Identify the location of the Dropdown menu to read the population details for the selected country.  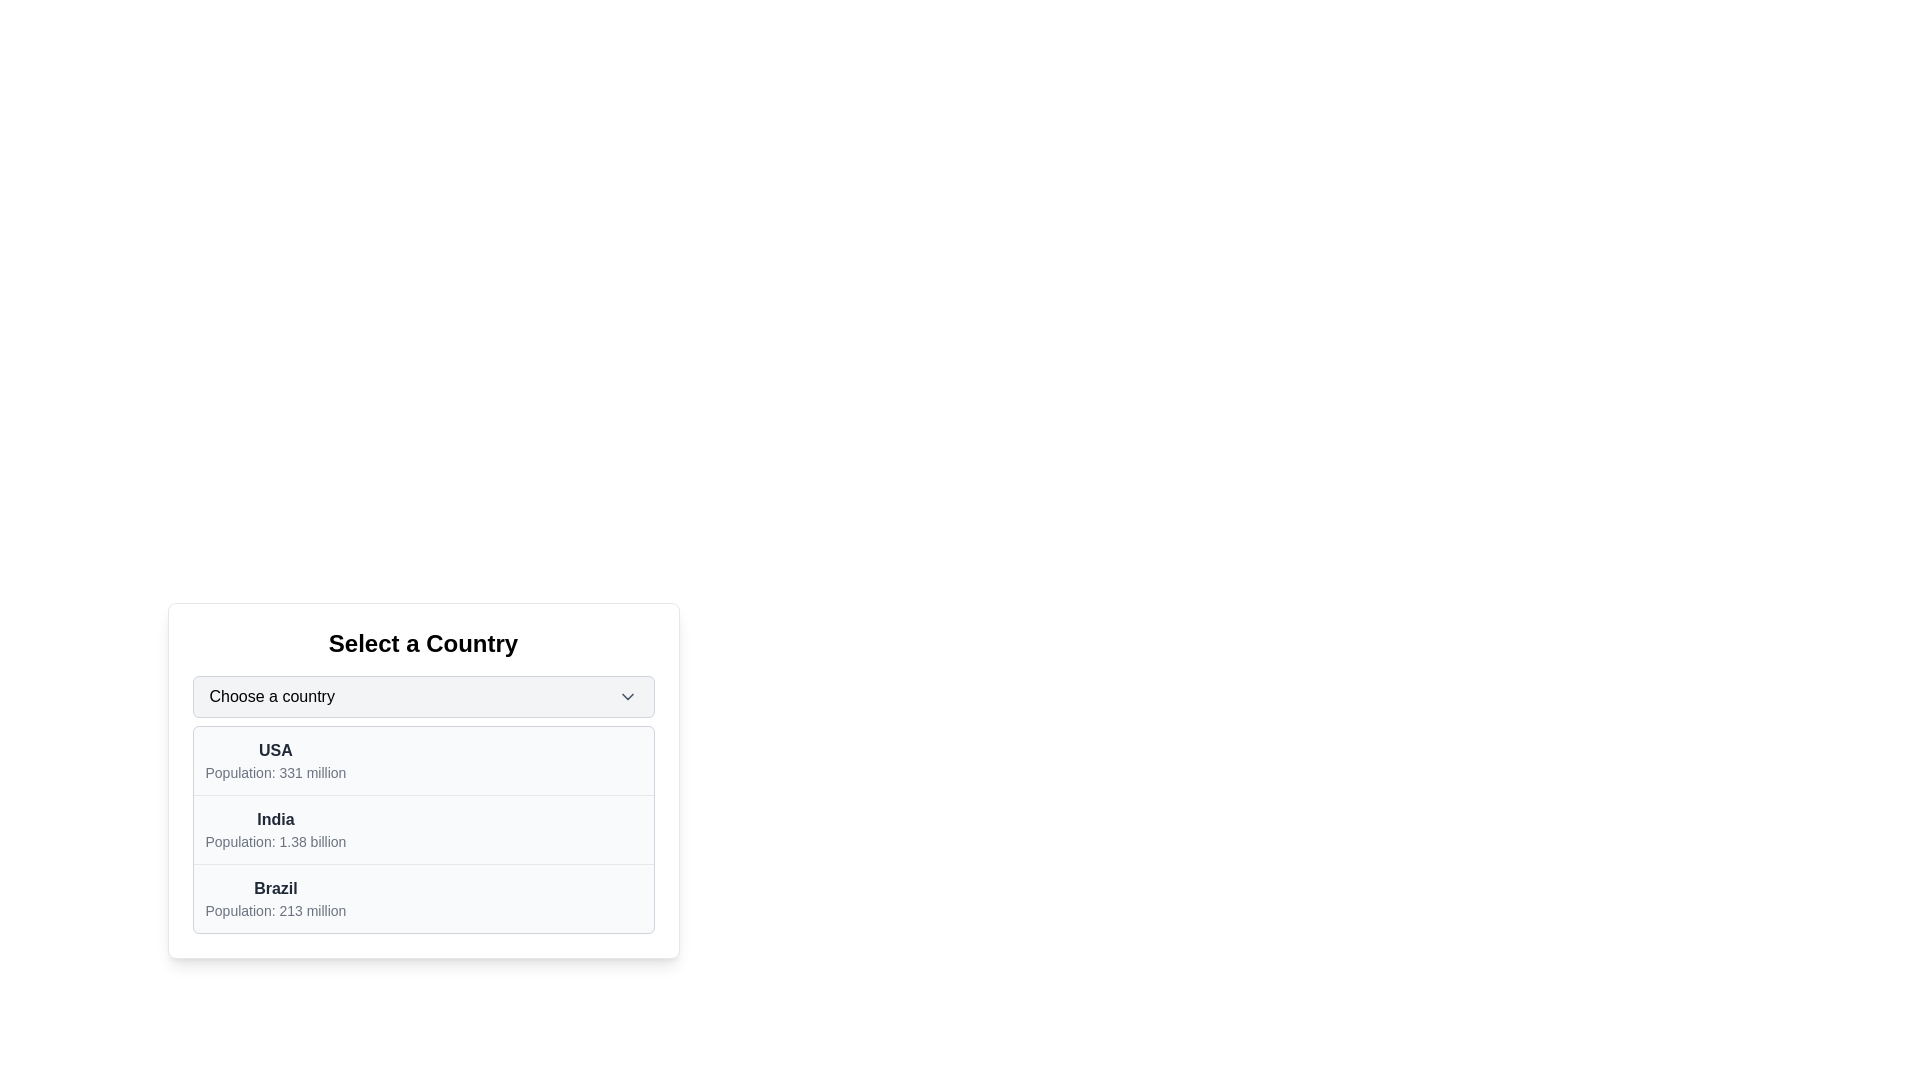
(422, 779).